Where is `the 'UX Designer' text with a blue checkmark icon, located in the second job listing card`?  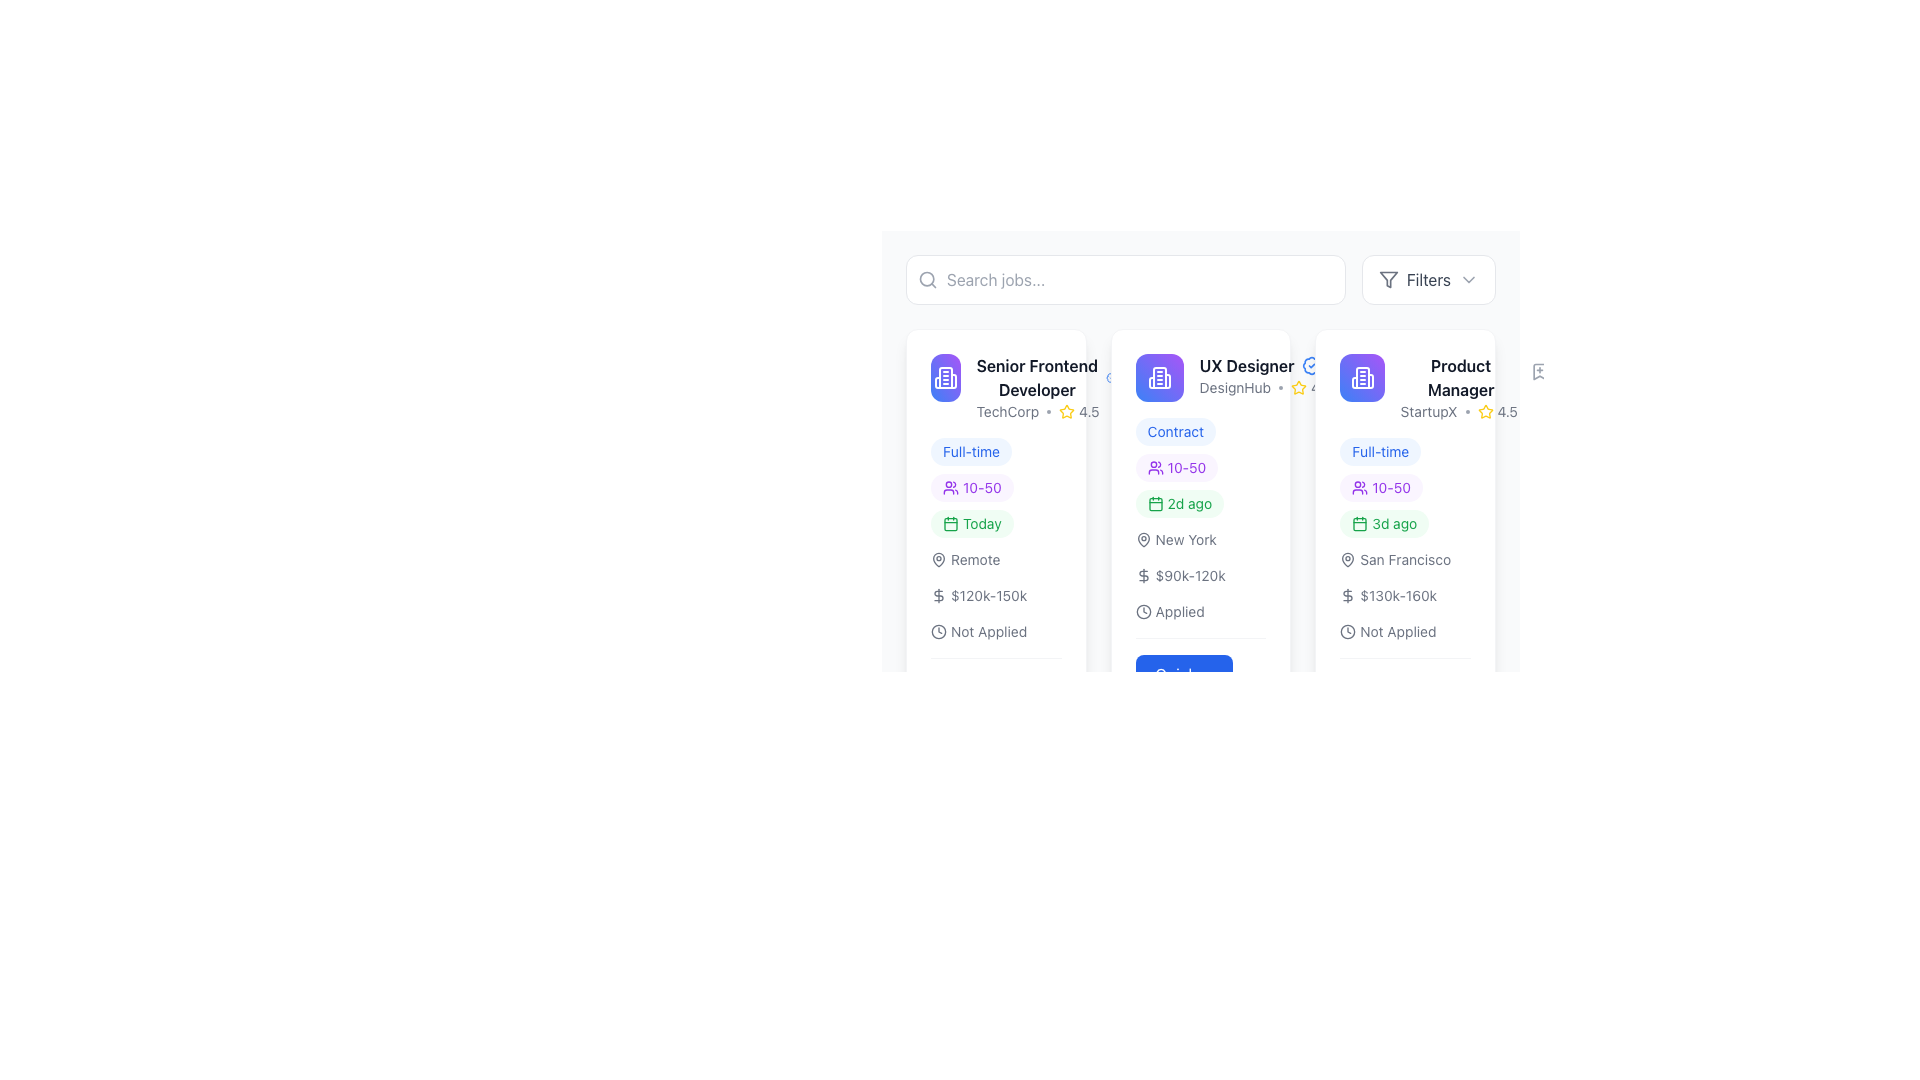 the 'UX Designer' text with a blue checkmark icon, located in the second job listing card is located at coordinates (1264, 366).